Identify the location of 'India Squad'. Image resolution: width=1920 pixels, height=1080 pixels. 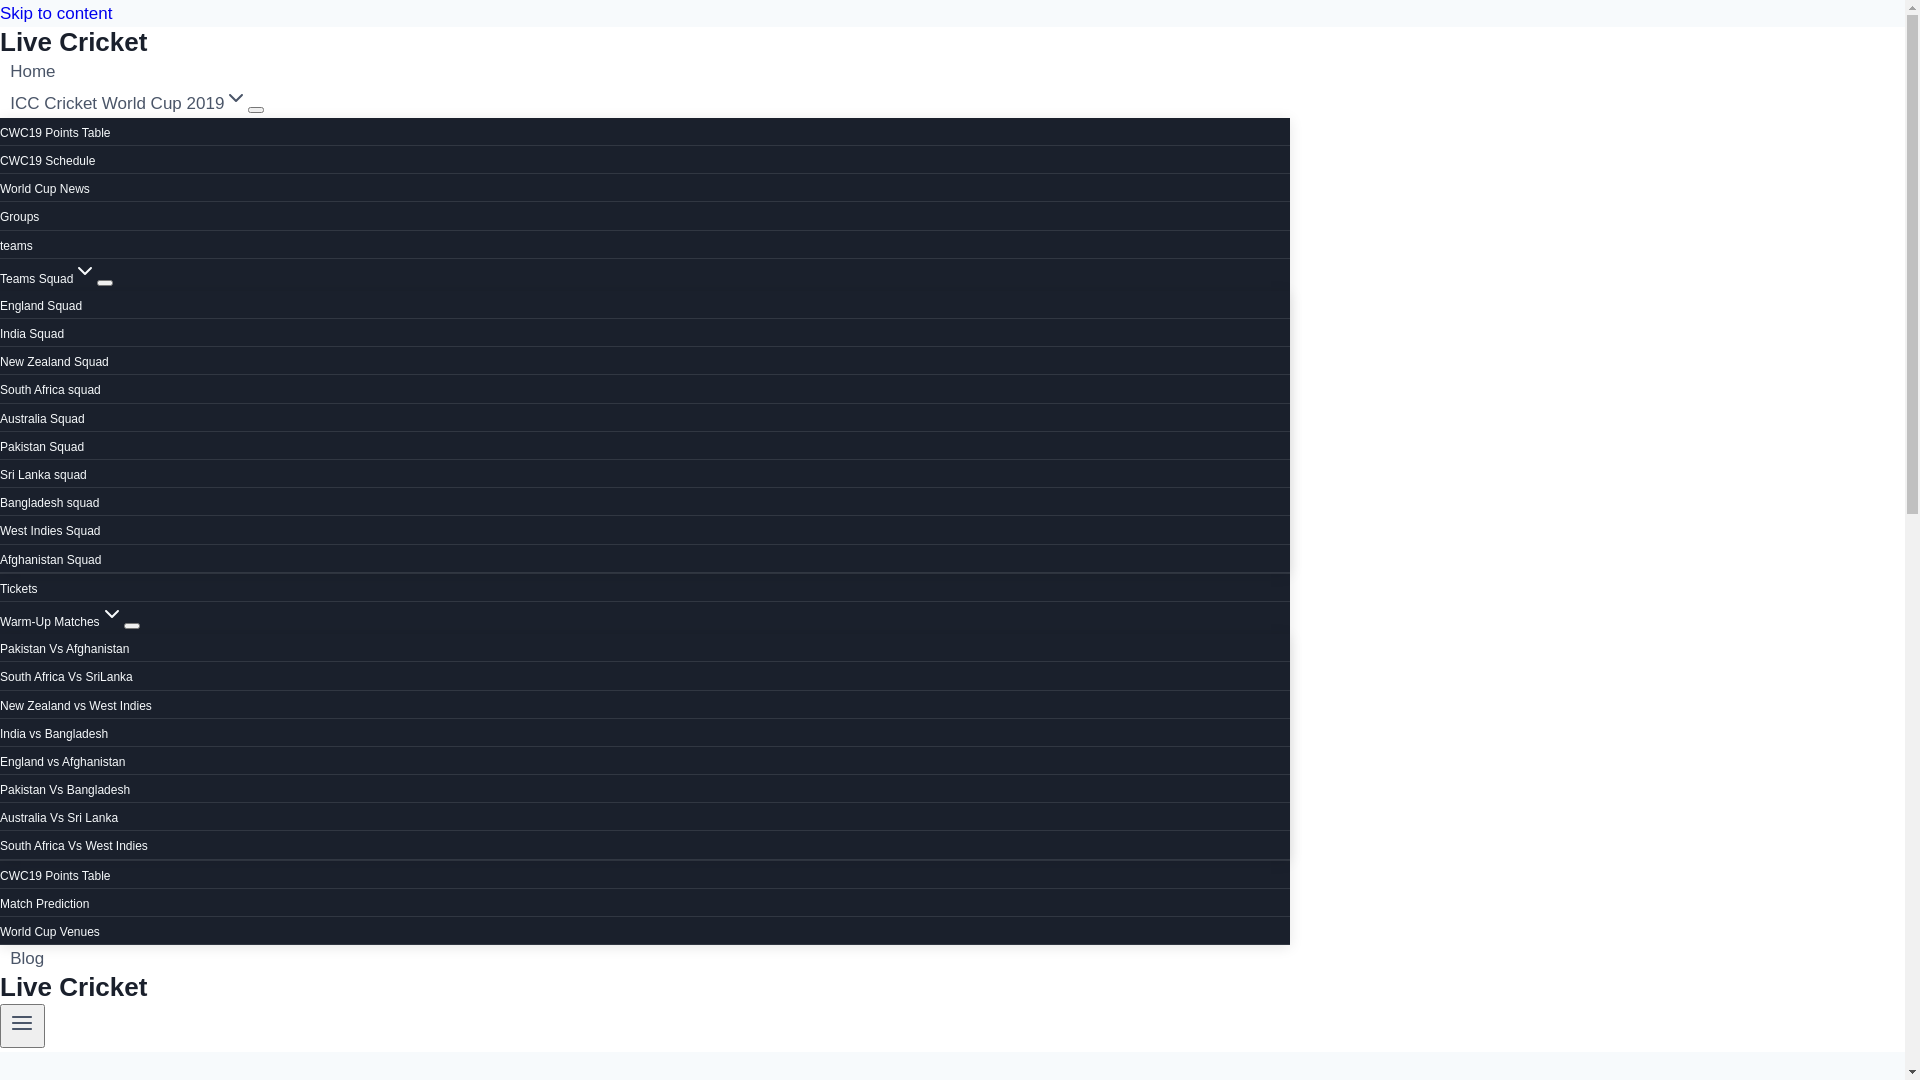
(0, 333).